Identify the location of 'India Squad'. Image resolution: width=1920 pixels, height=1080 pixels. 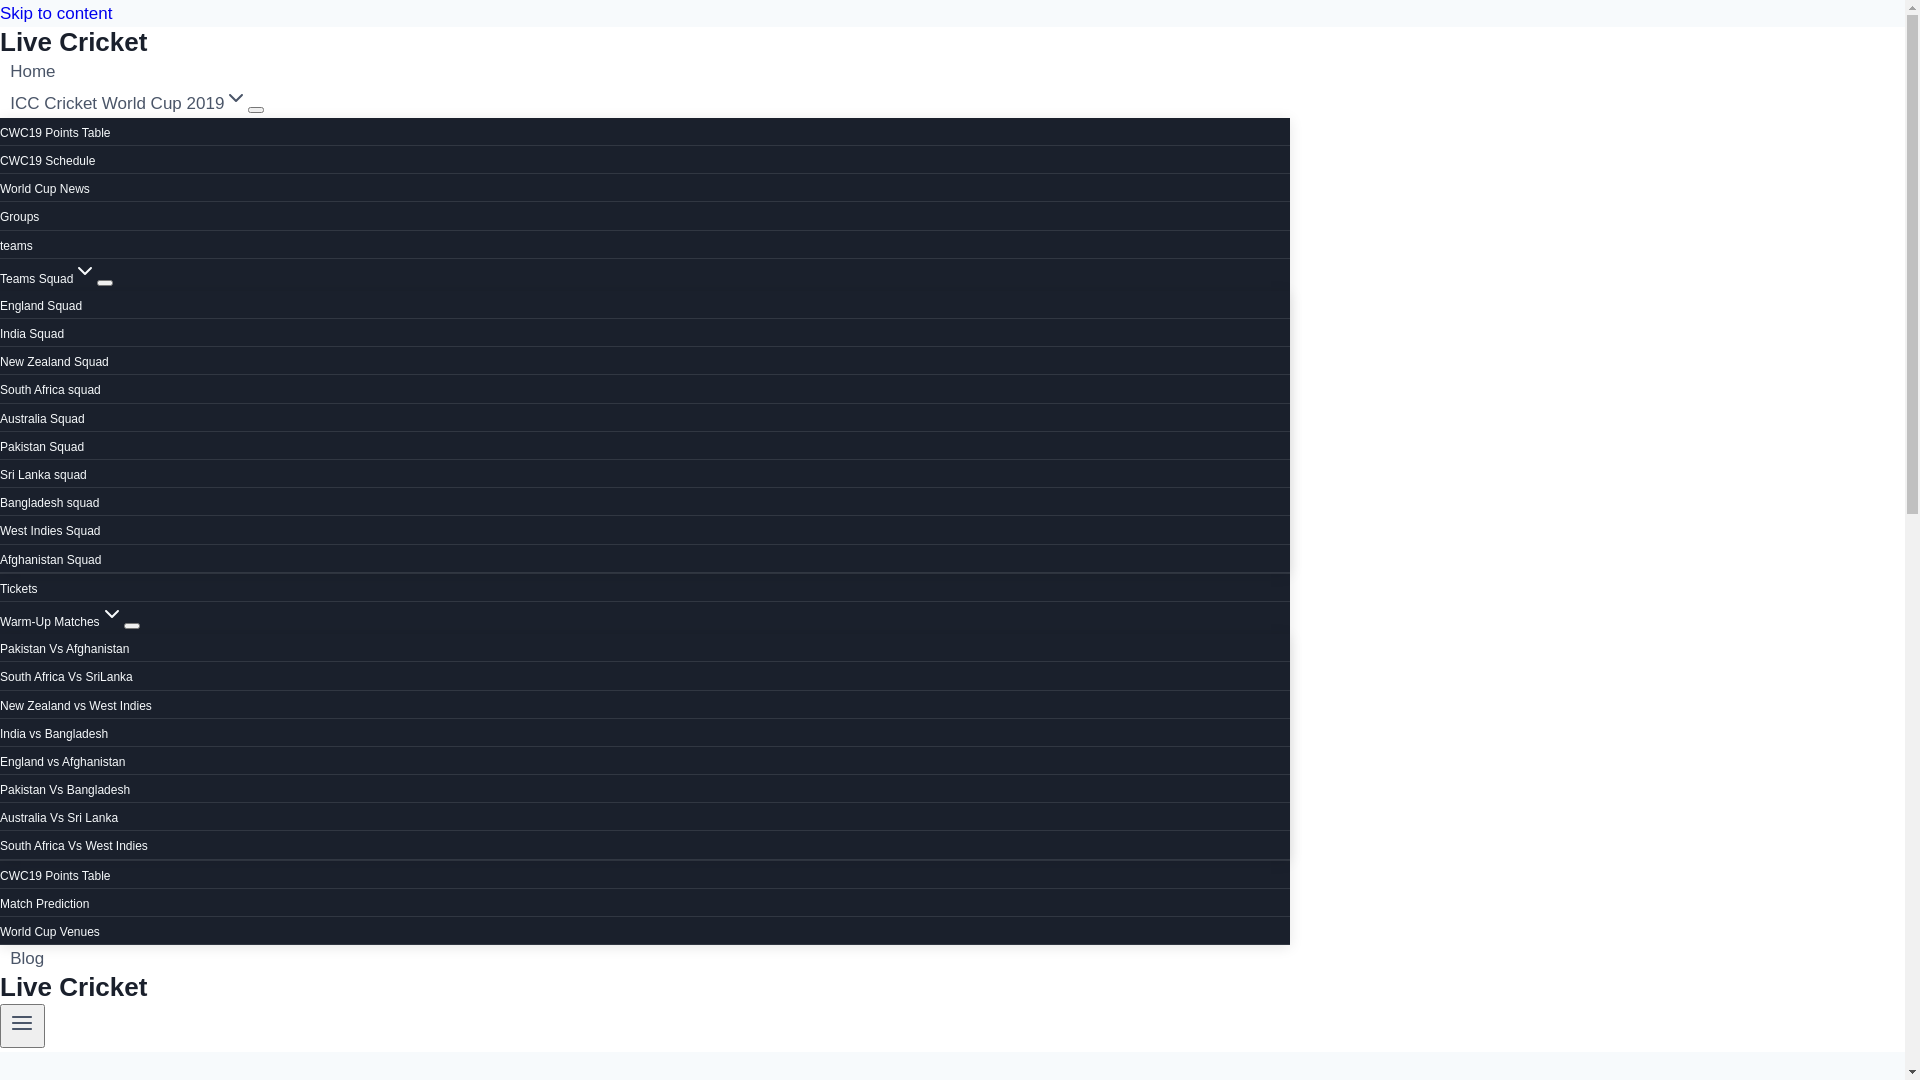
(0, 333).